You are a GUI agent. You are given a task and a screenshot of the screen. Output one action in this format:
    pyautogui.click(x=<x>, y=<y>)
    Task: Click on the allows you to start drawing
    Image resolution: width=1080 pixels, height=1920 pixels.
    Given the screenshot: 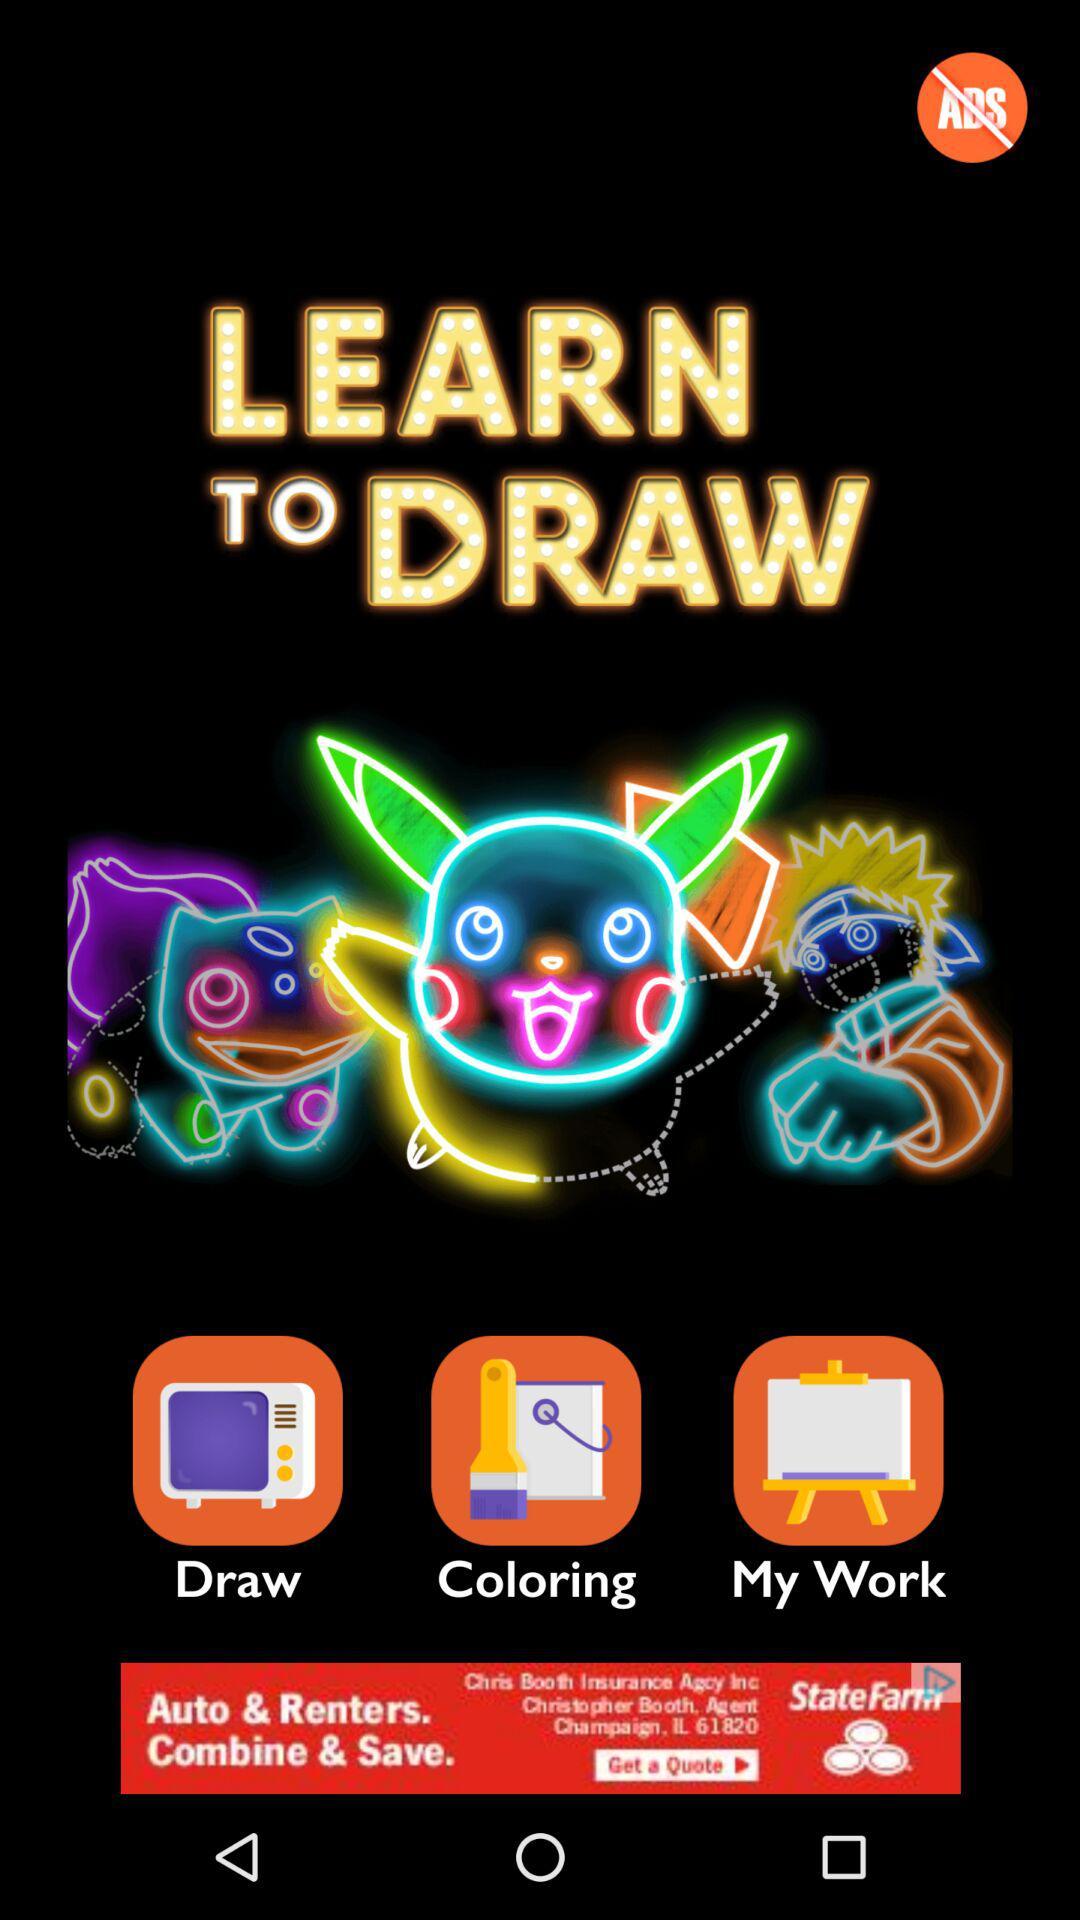 What is the action you would take?
    pyautogui.click(x=236, y=1441)
    